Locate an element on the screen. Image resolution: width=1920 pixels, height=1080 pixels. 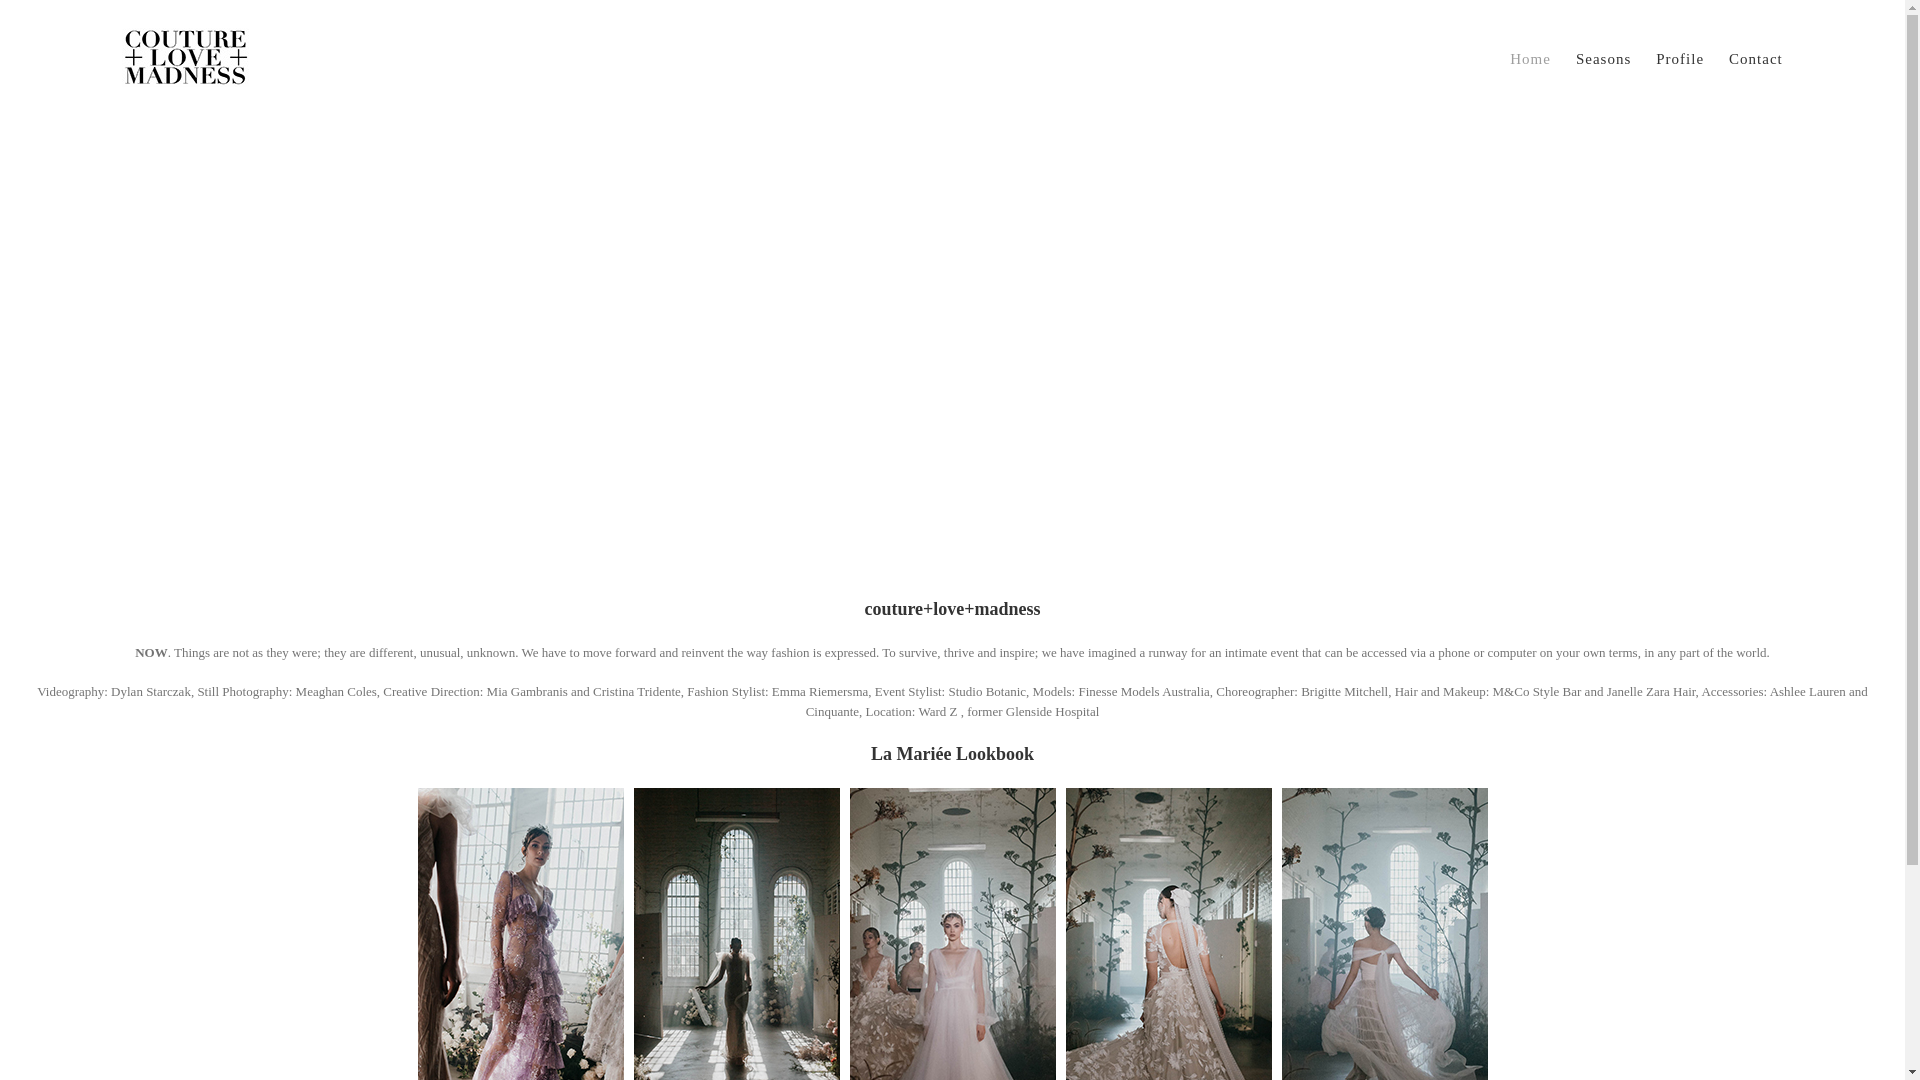
'Home' is located at coordinates (1529, 58).